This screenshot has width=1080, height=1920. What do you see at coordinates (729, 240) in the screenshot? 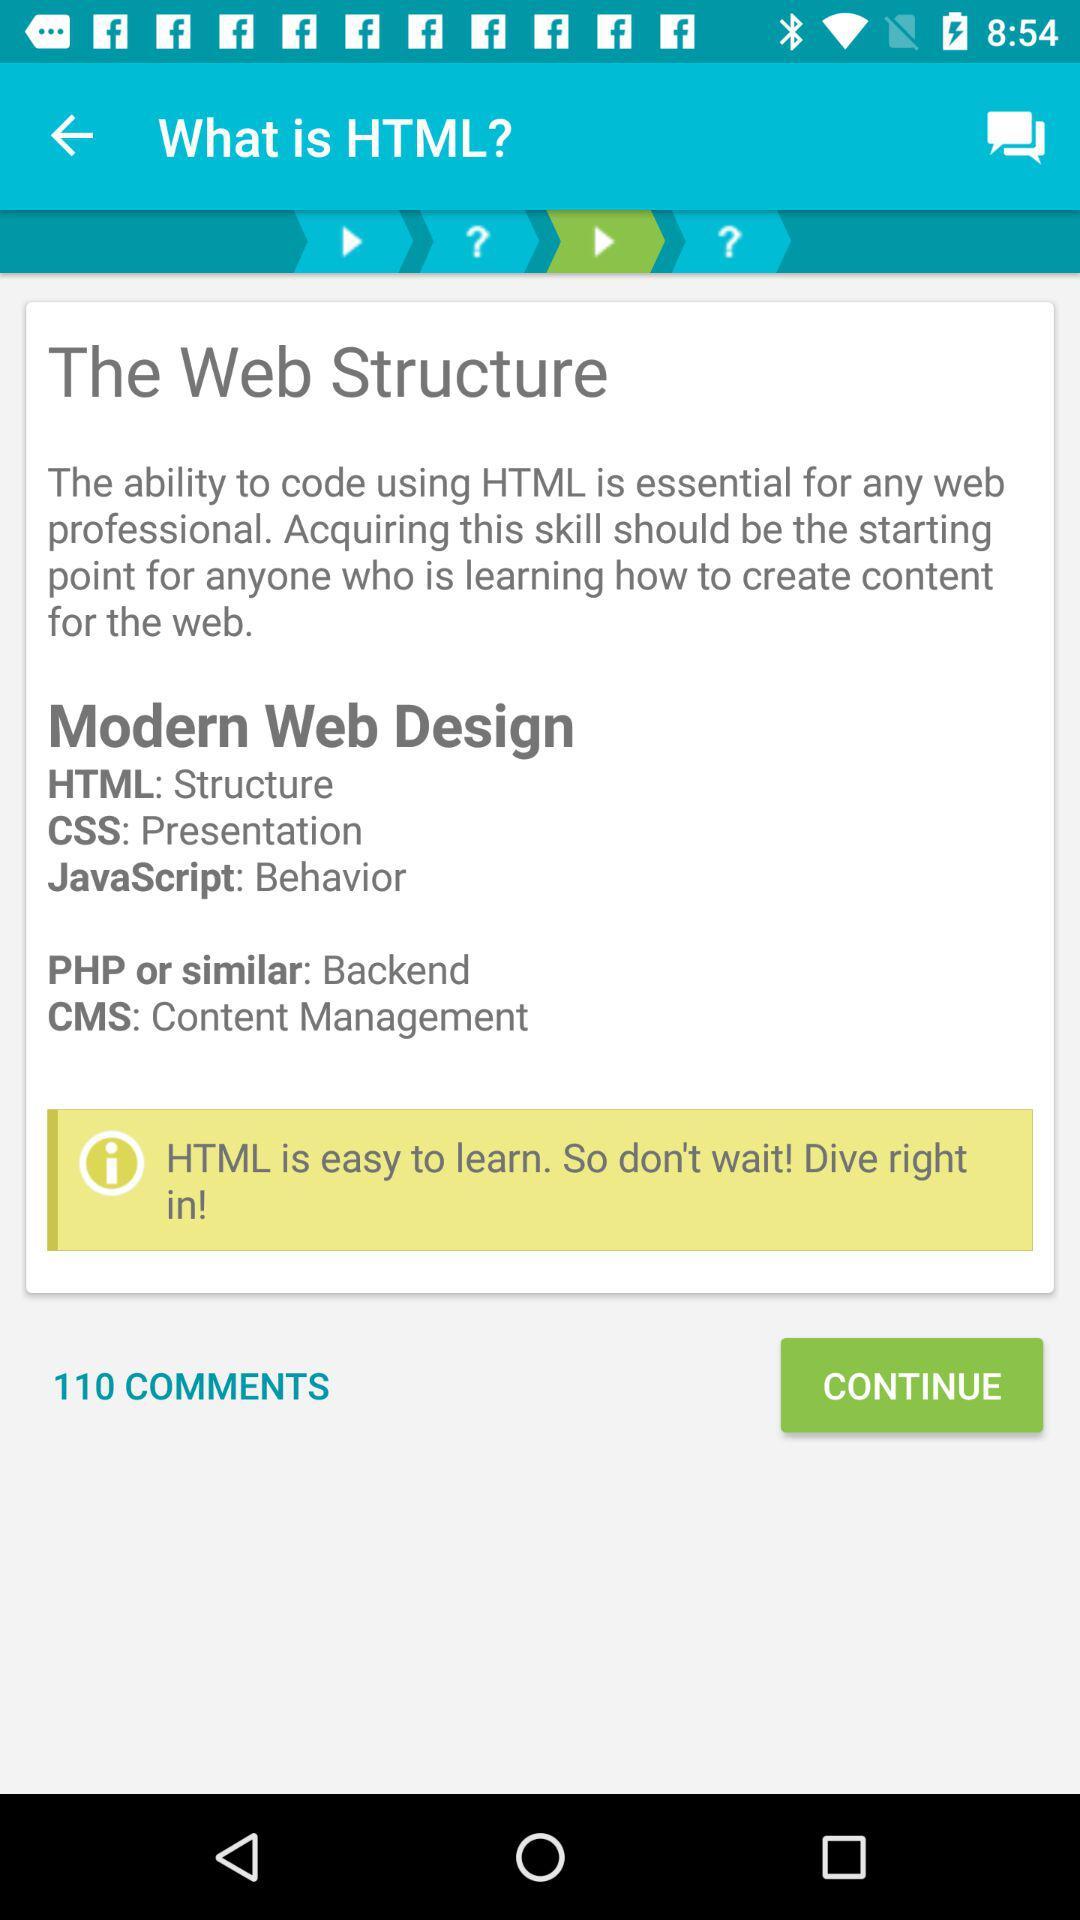
I see `the help icon` at bounding box center [729, 240].